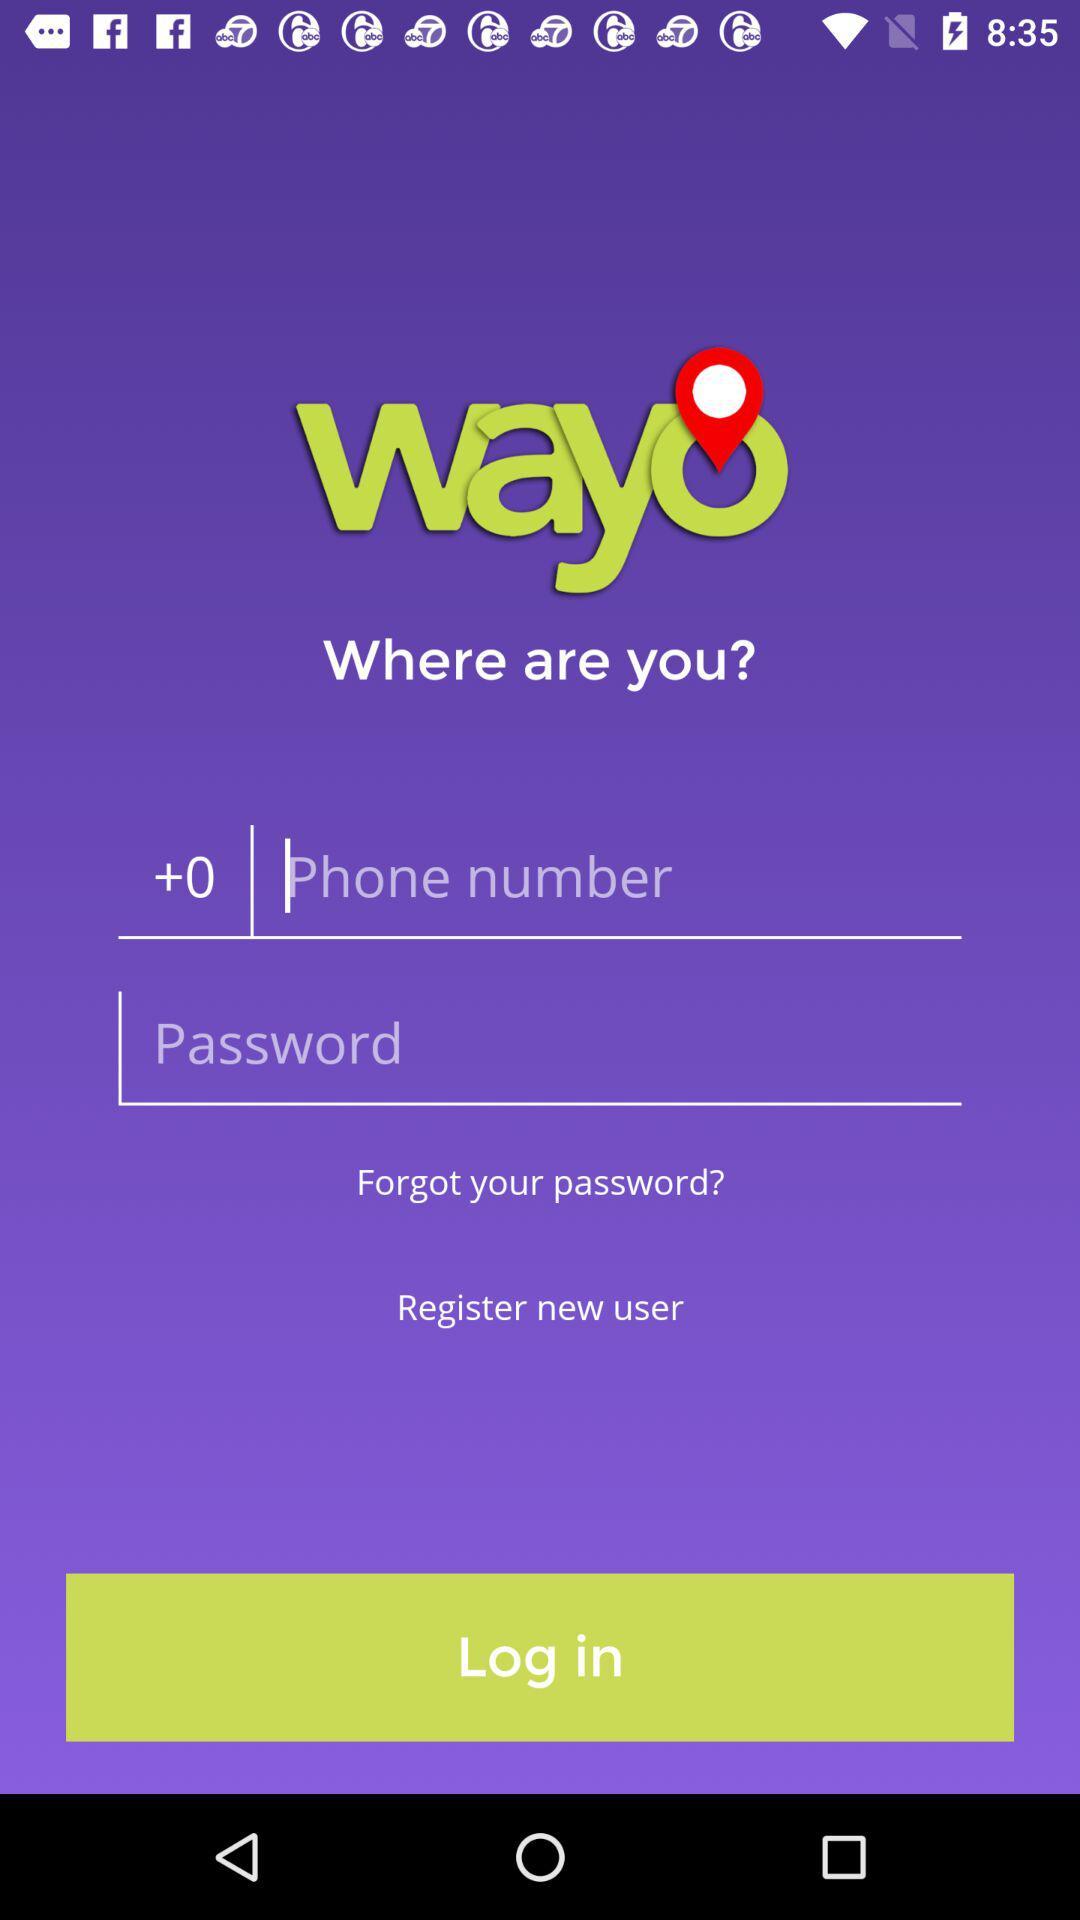  What do you see at coordinates (540, 1047) in the screenshot?
I see `item below +0 item` at bounding box center [540, 1047].